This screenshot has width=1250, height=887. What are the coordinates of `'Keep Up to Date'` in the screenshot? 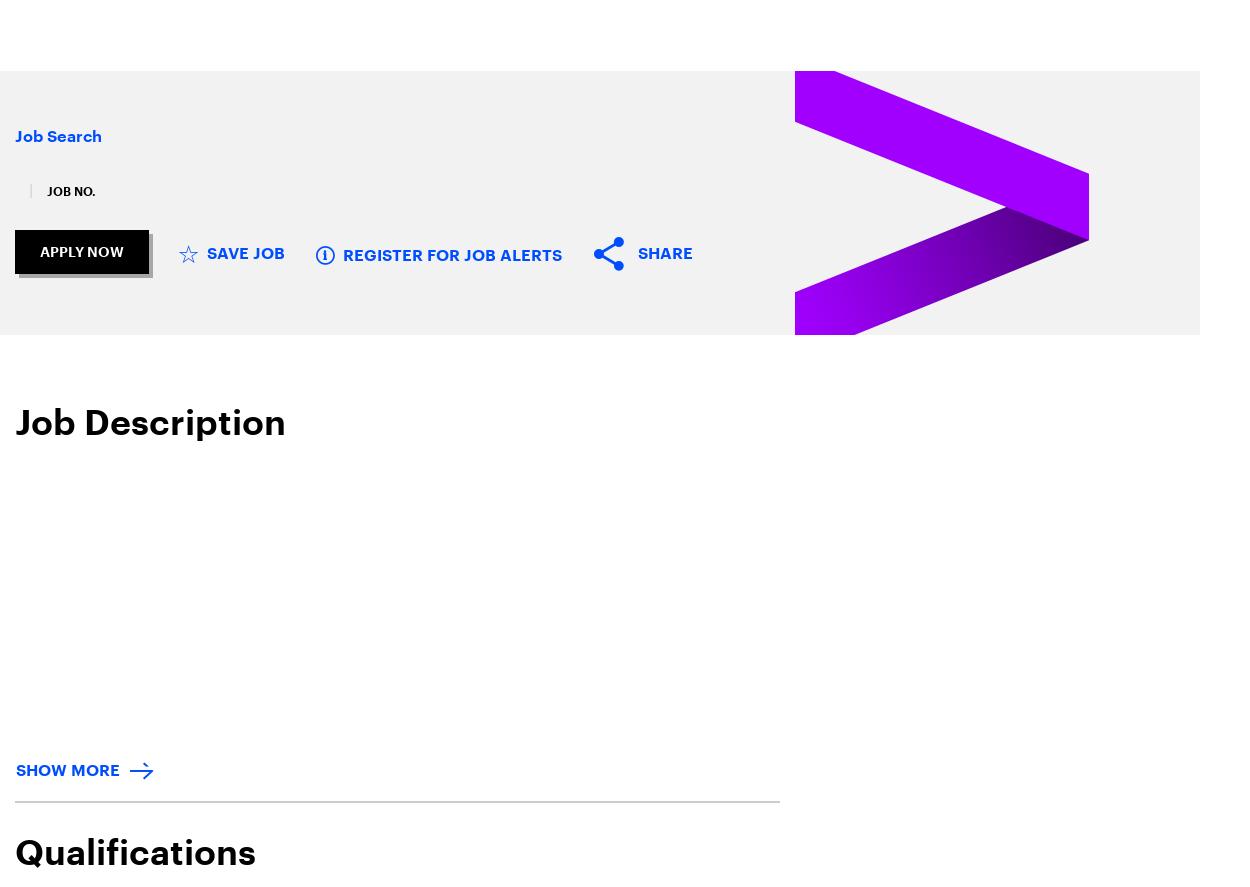 It's located at (534, 818).